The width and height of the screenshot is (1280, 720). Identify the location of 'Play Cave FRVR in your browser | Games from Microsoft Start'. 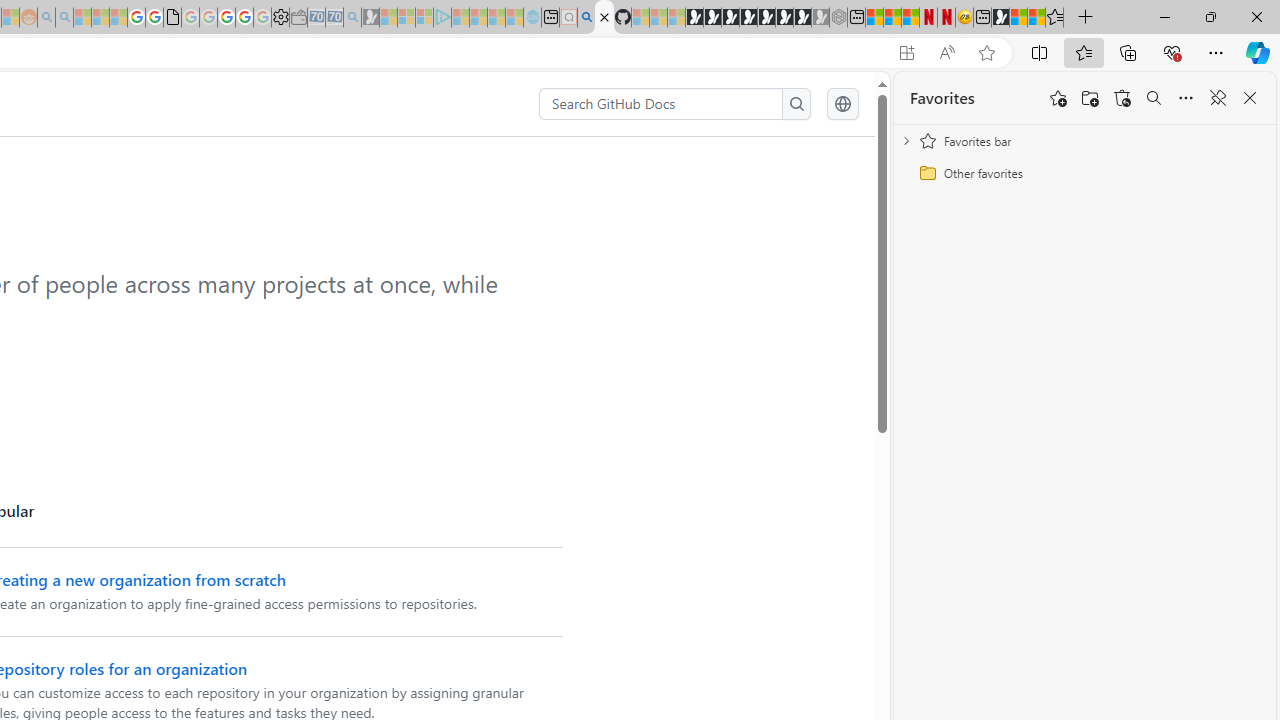
(729, 17).